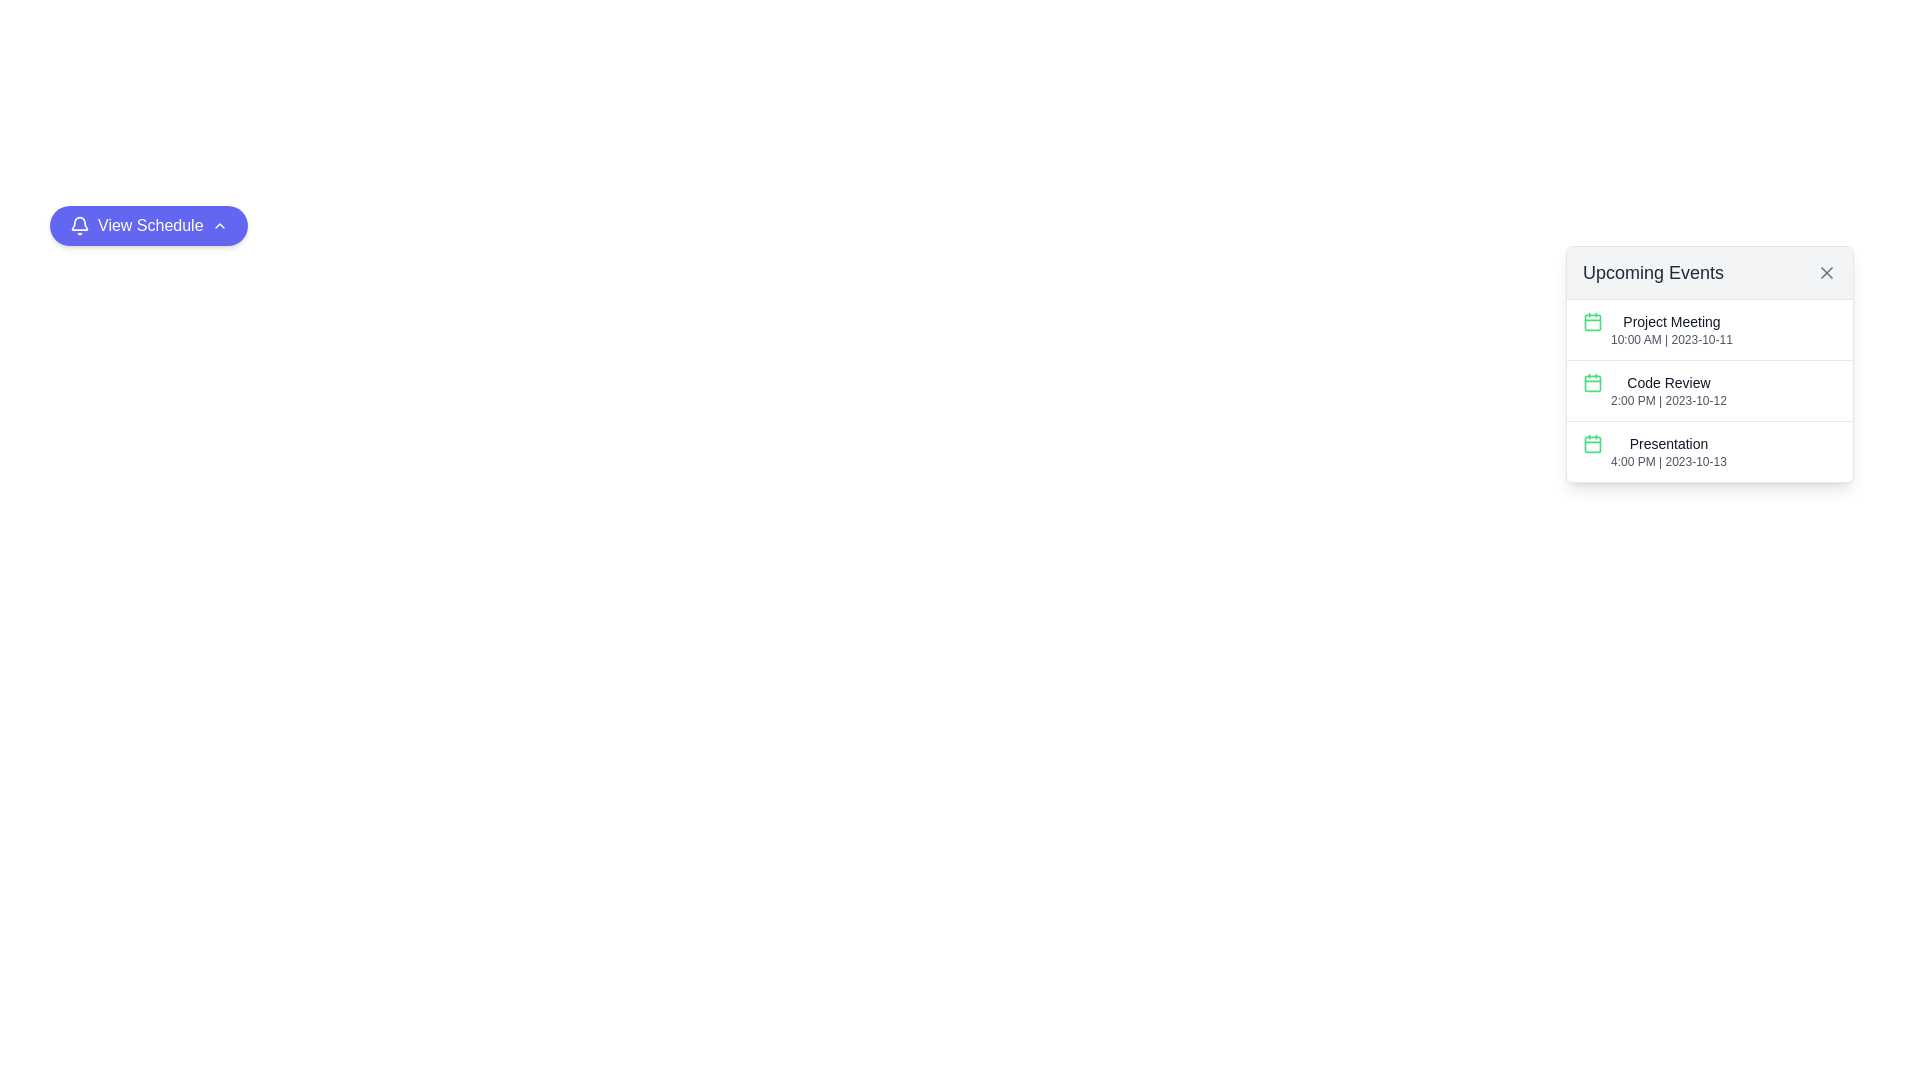 This screenshot has height=1080, width=1920. Describe the element at coordinates (1827, 273) in the screenshot. I see `the 'X' icon button in the header of the 'Upcoming Events' box to trigger a color change from gray to red` at that location.